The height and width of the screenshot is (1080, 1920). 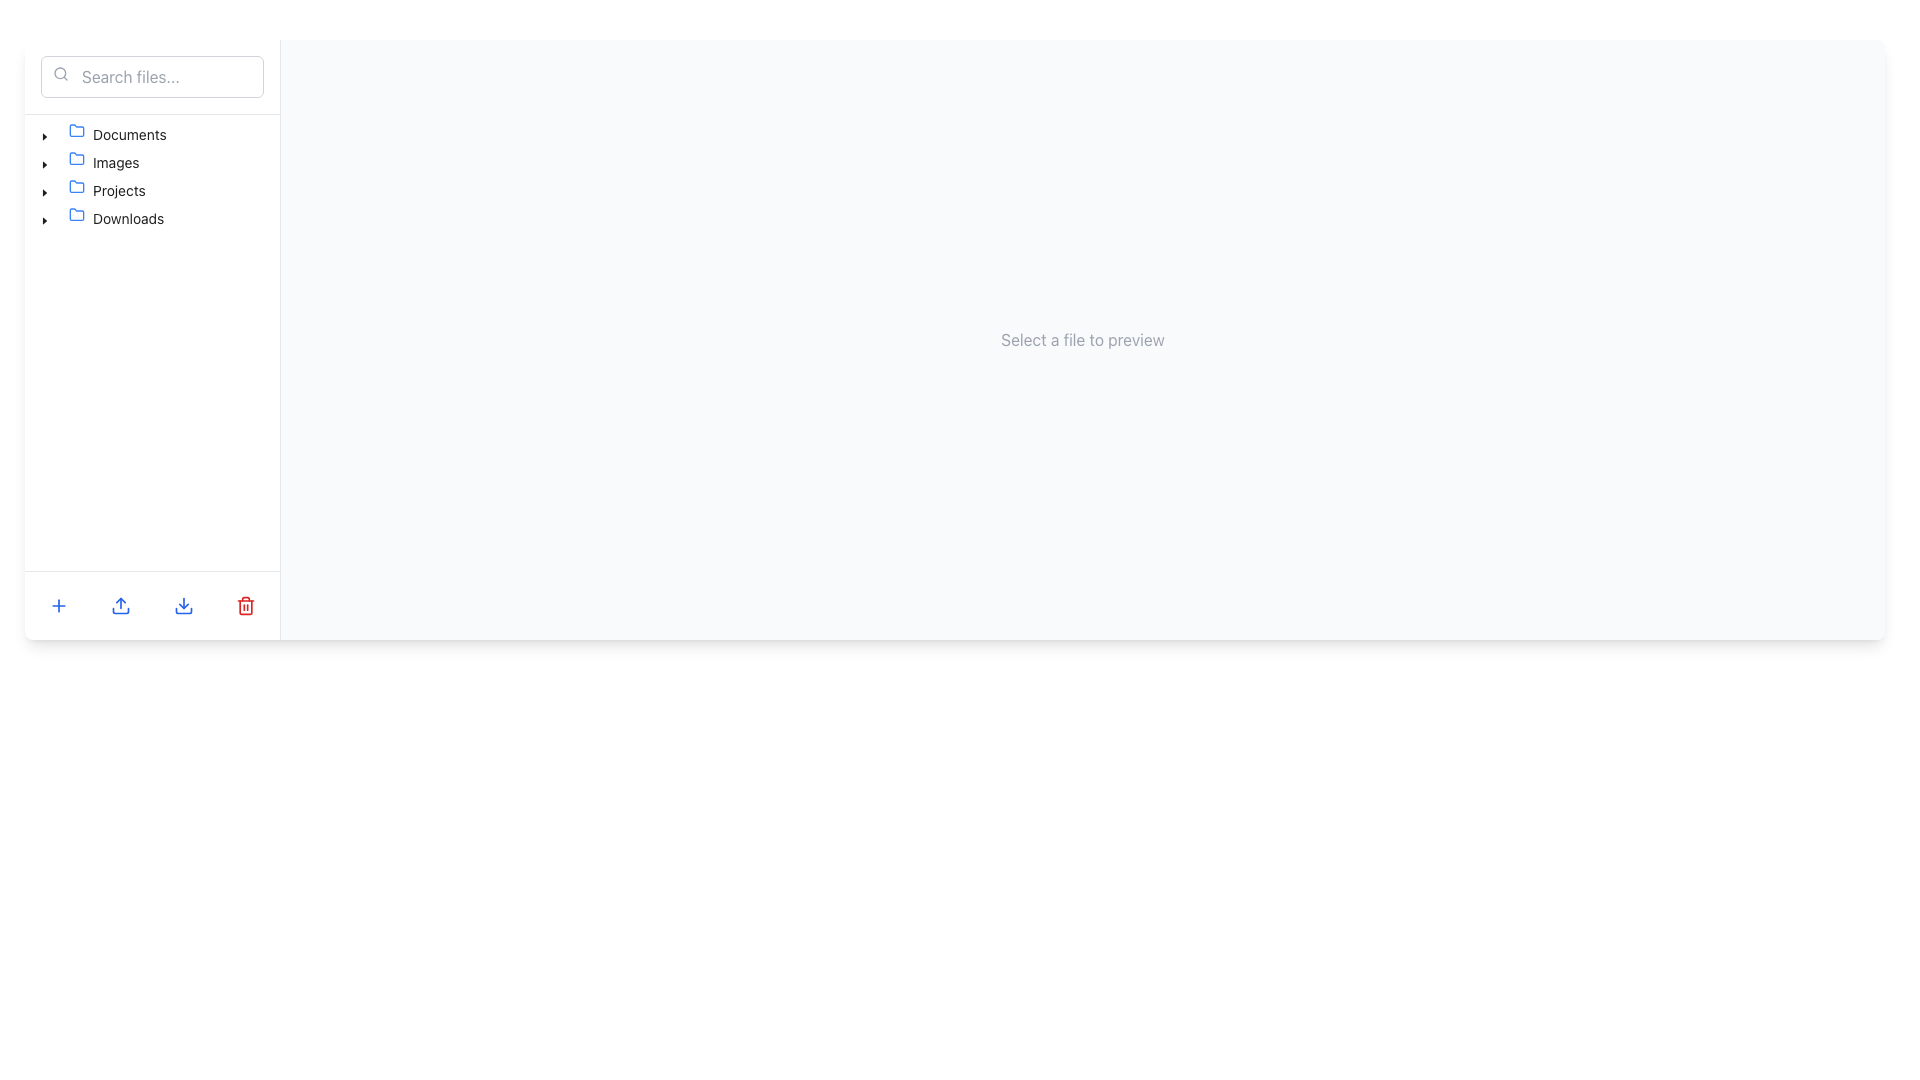 I want to click on the 'Projects' folder item, so click(x=92, y=191).